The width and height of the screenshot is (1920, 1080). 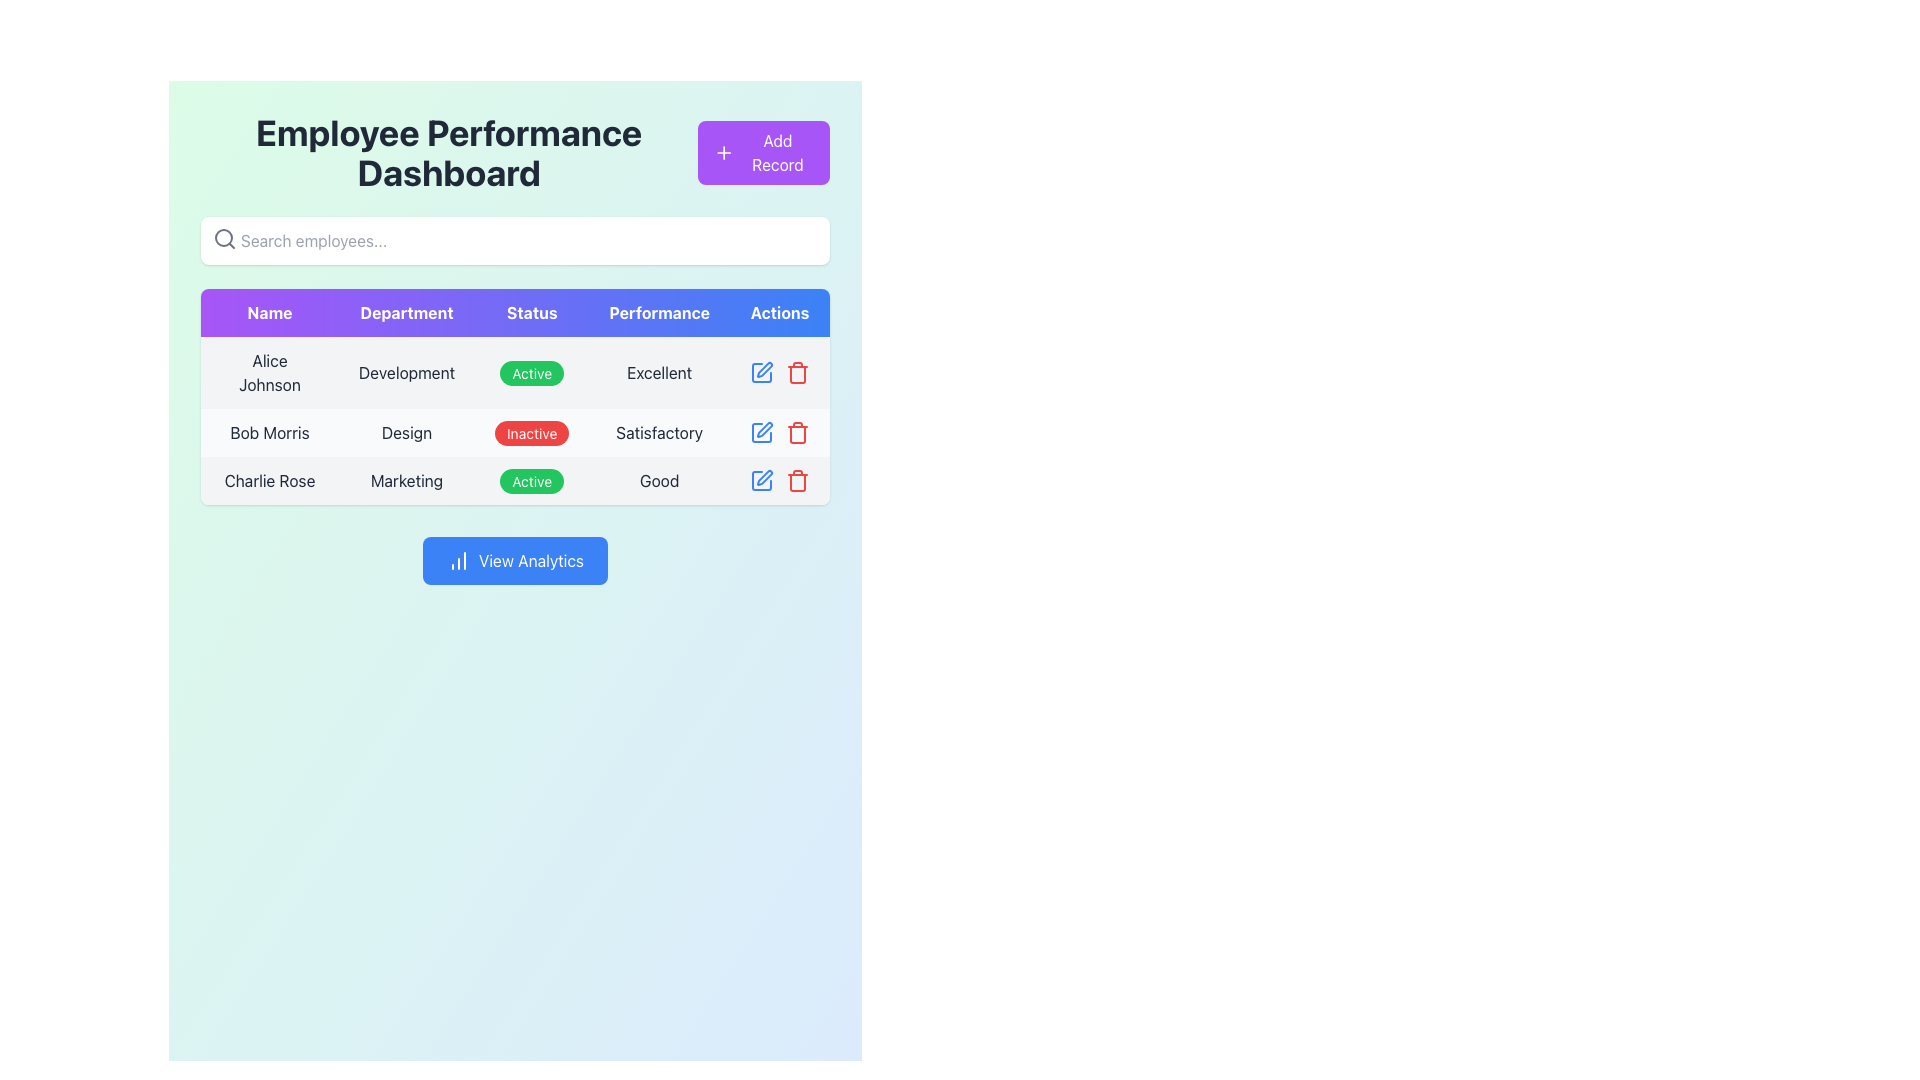 What do you see at coordinates (532, 431) in the screenshot?
I see `the rounded rectangular button labeled 'Inactive' with a red background, indicating a status in the second row, third column under 'Status'` at bounding box center [532, 431].